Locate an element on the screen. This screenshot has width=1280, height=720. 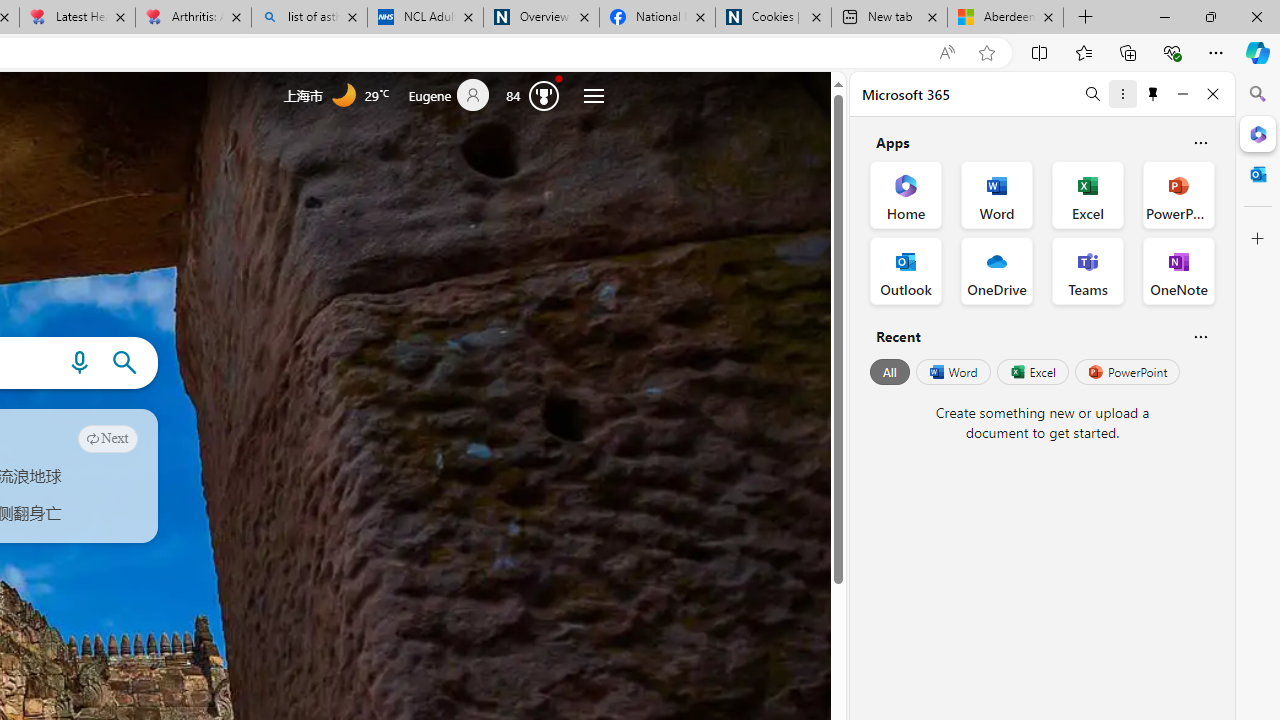
'OneNote Office App' is located at coordinates (1178, 271).